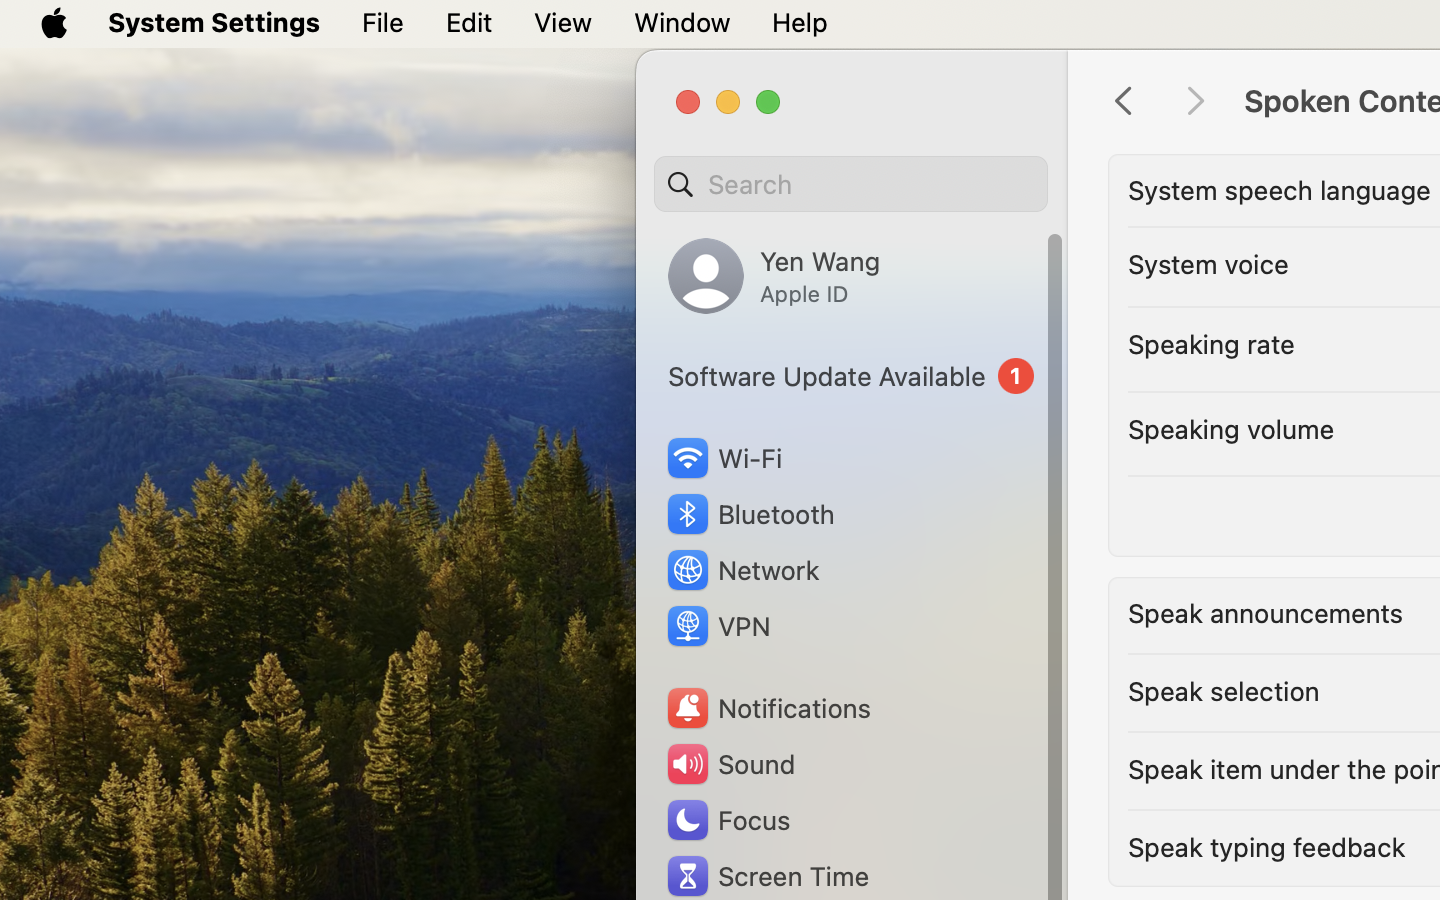 The height and width of the screenshot is (900, 1440). What do you see at coordinates (765, 875) in the screenshot?
I see `'Screen Time'` at bounding box center [765, 875].